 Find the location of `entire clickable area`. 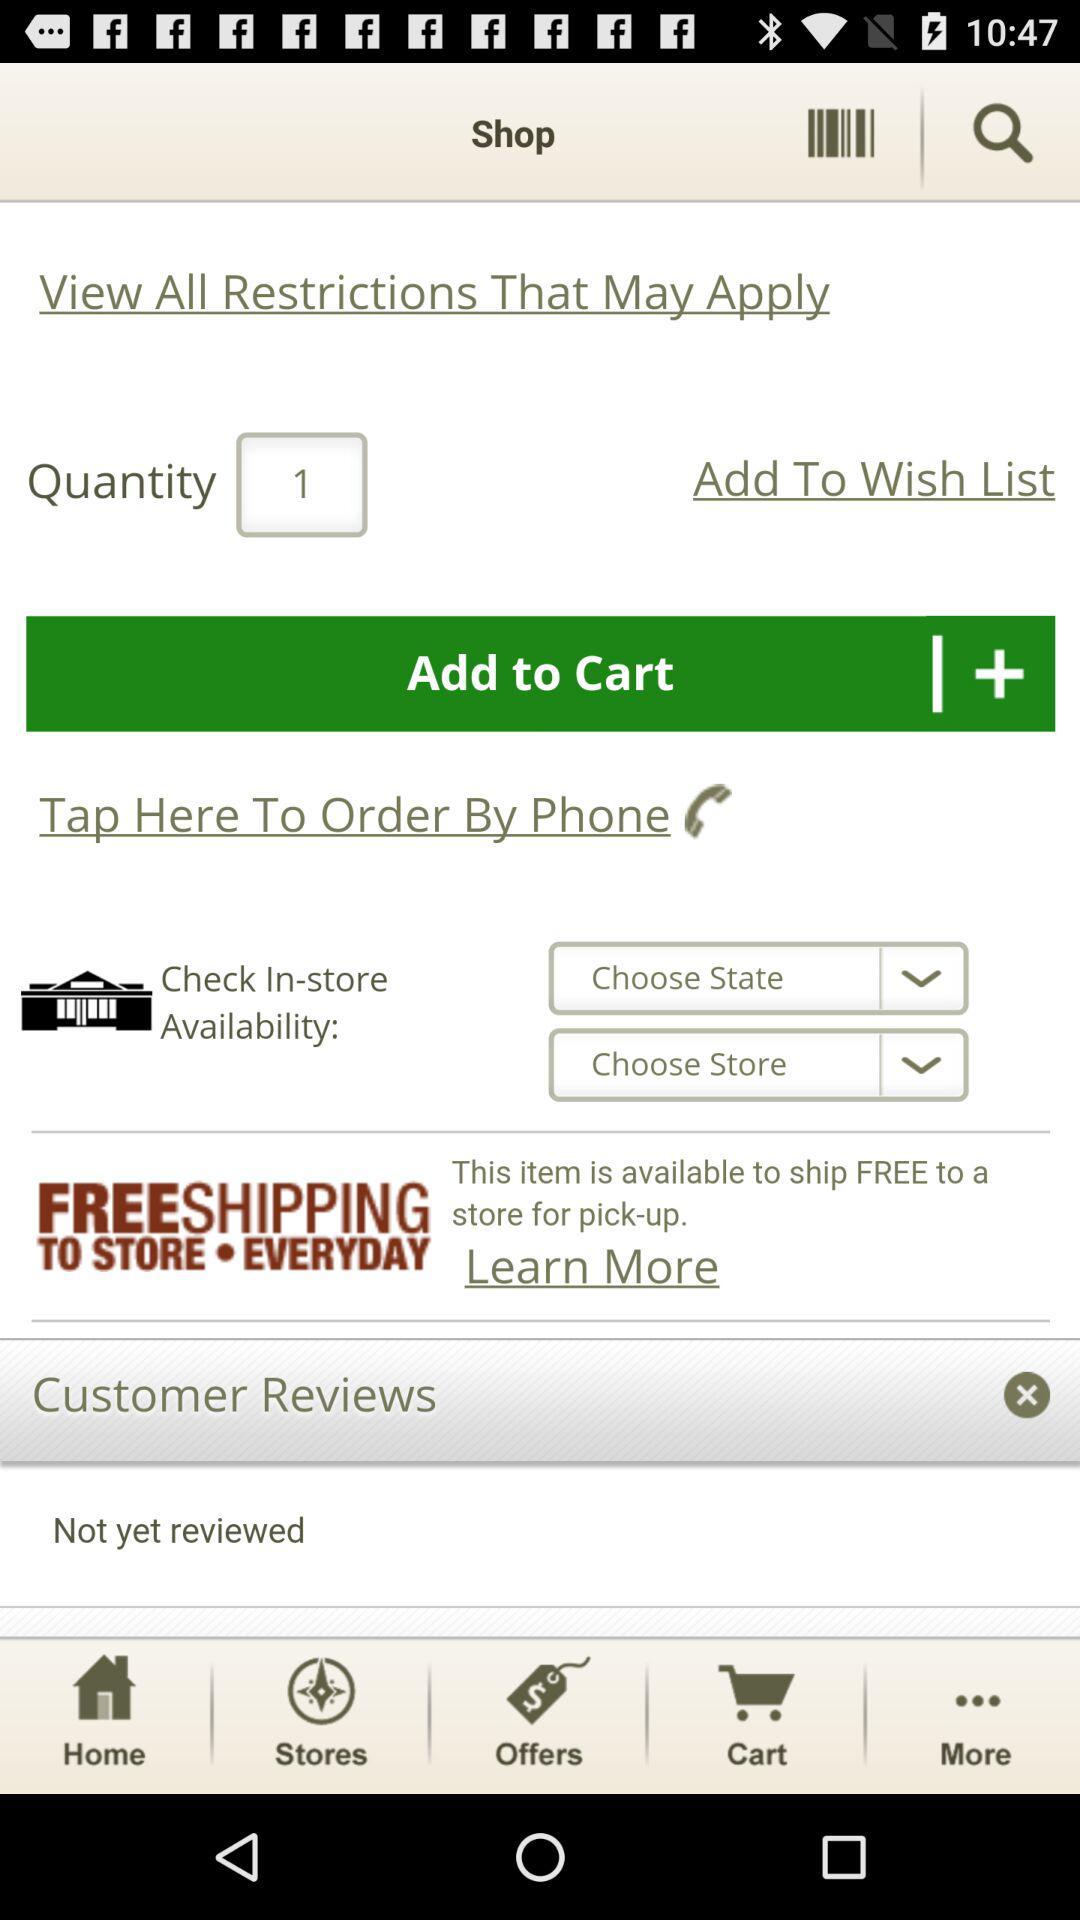

entire clickable area is located at coordinates (540, 849).